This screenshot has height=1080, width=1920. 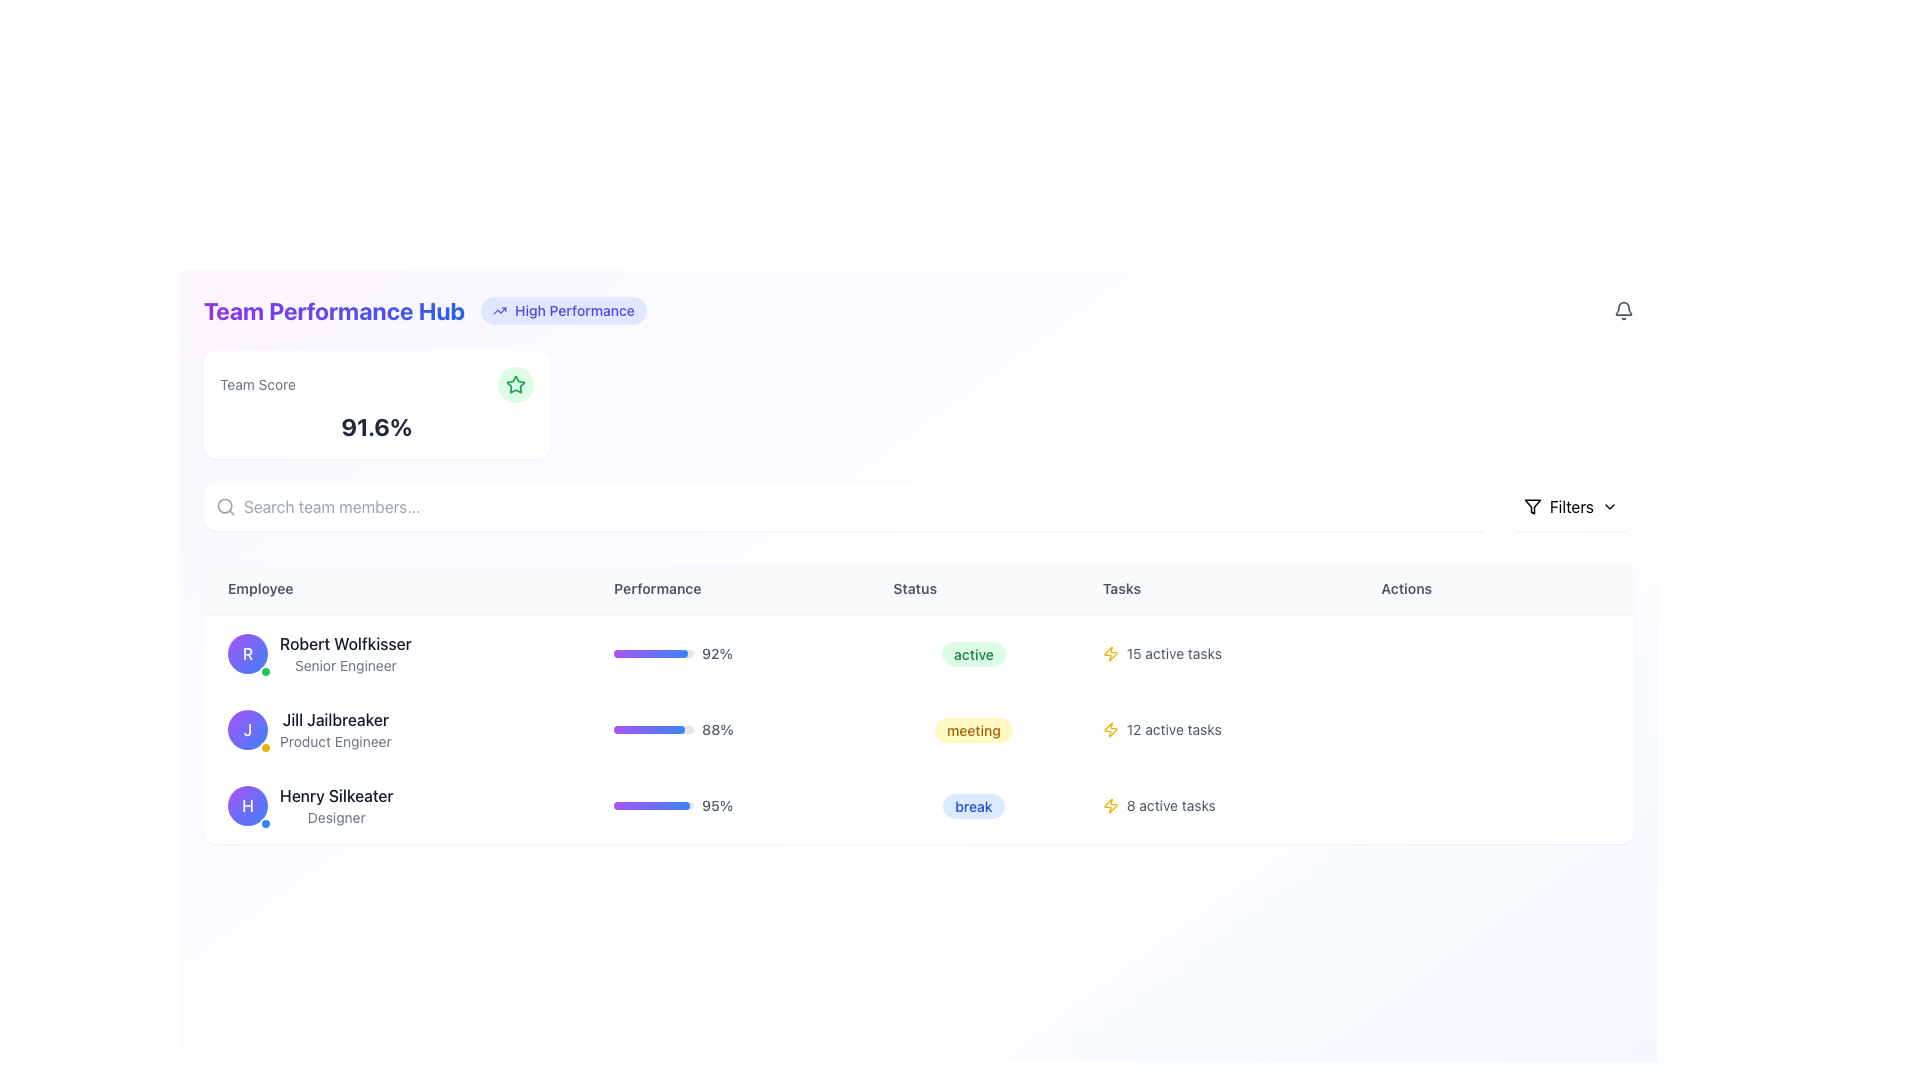 What do you see at coordinates (1495, 729) in the screenshot?
I see `the blank cell in the 'Actions' column of the table corresponding to 'Jill Jailbreaker', located at the rightmost side of the row, adjacent to the 'Tasks' column showing '12 active tasks'` at bounding box center [1495, 729].